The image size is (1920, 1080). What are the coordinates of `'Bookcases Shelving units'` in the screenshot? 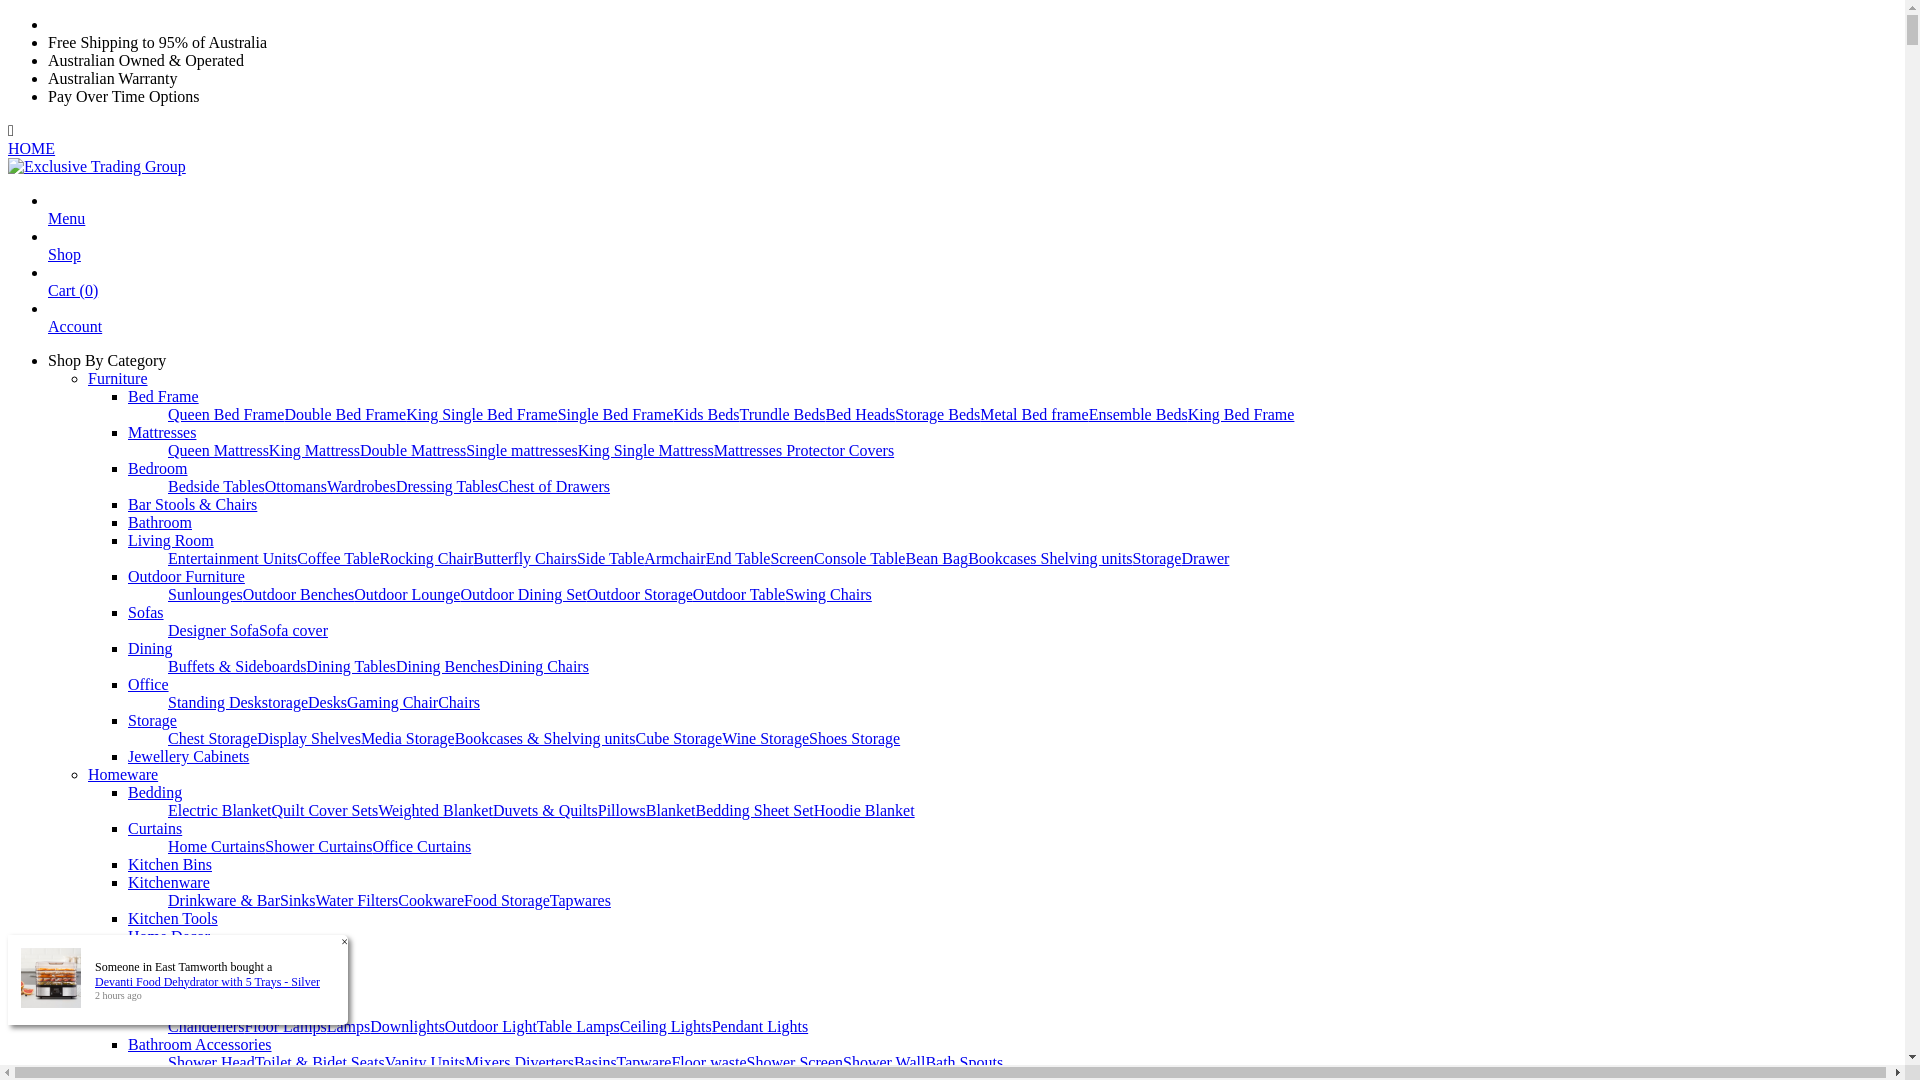 It's located at (1049, 558).